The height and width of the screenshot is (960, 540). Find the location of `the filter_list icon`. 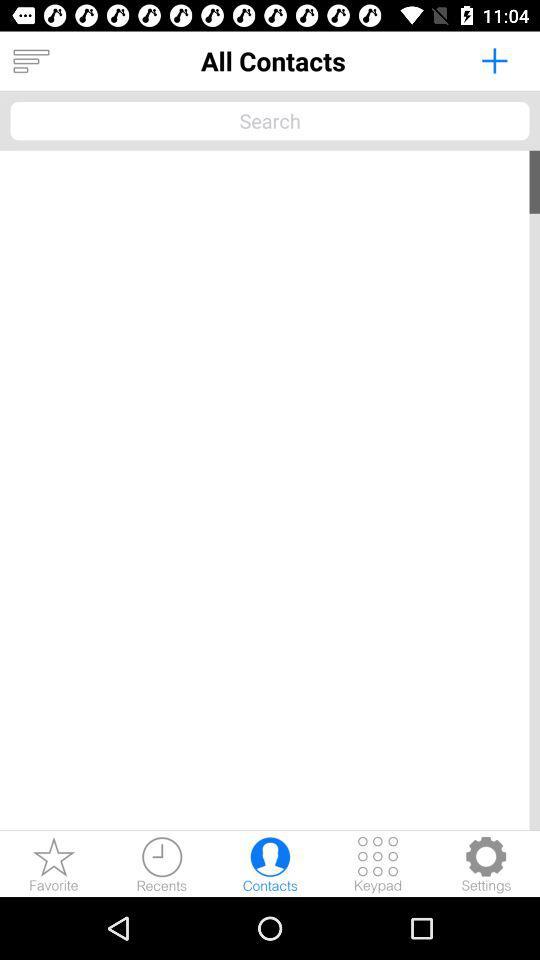

the filter_list icon is located at coordinates (30, 61).